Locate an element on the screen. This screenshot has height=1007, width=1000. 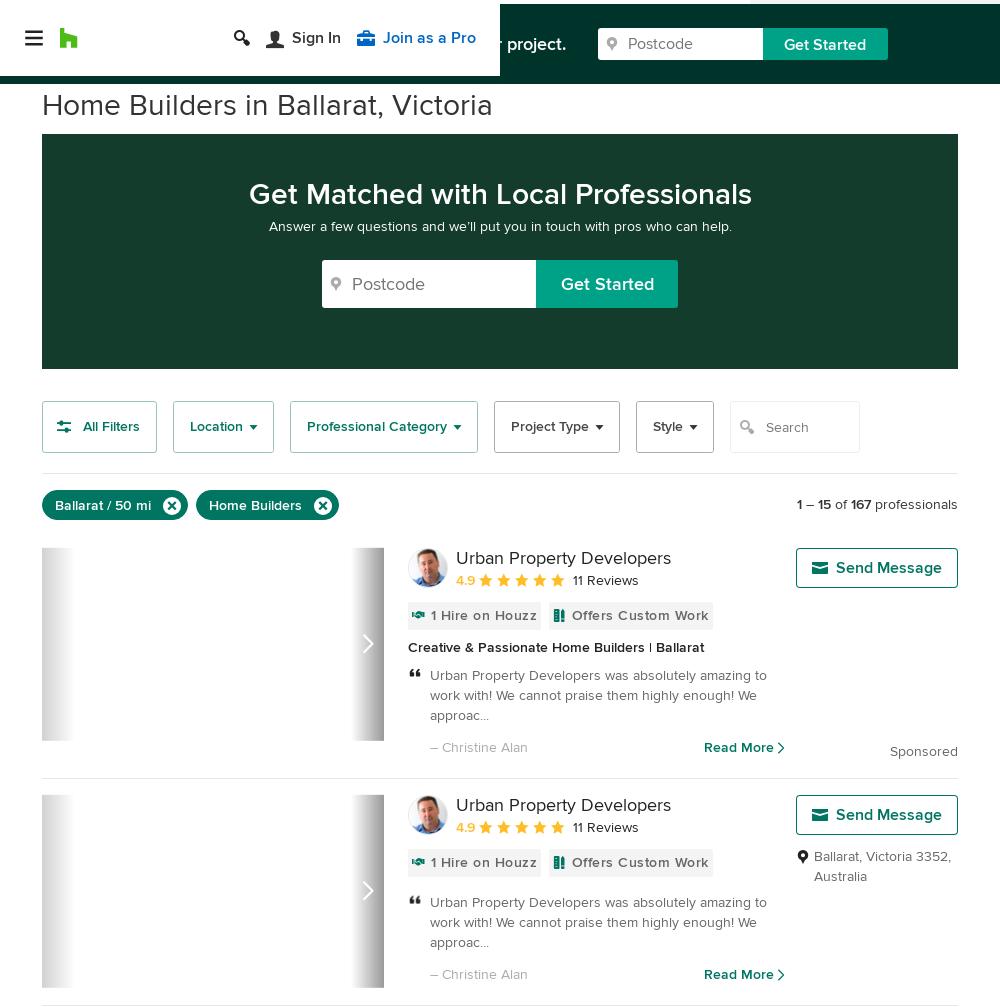
'167' is located at coordinates (850, 504).